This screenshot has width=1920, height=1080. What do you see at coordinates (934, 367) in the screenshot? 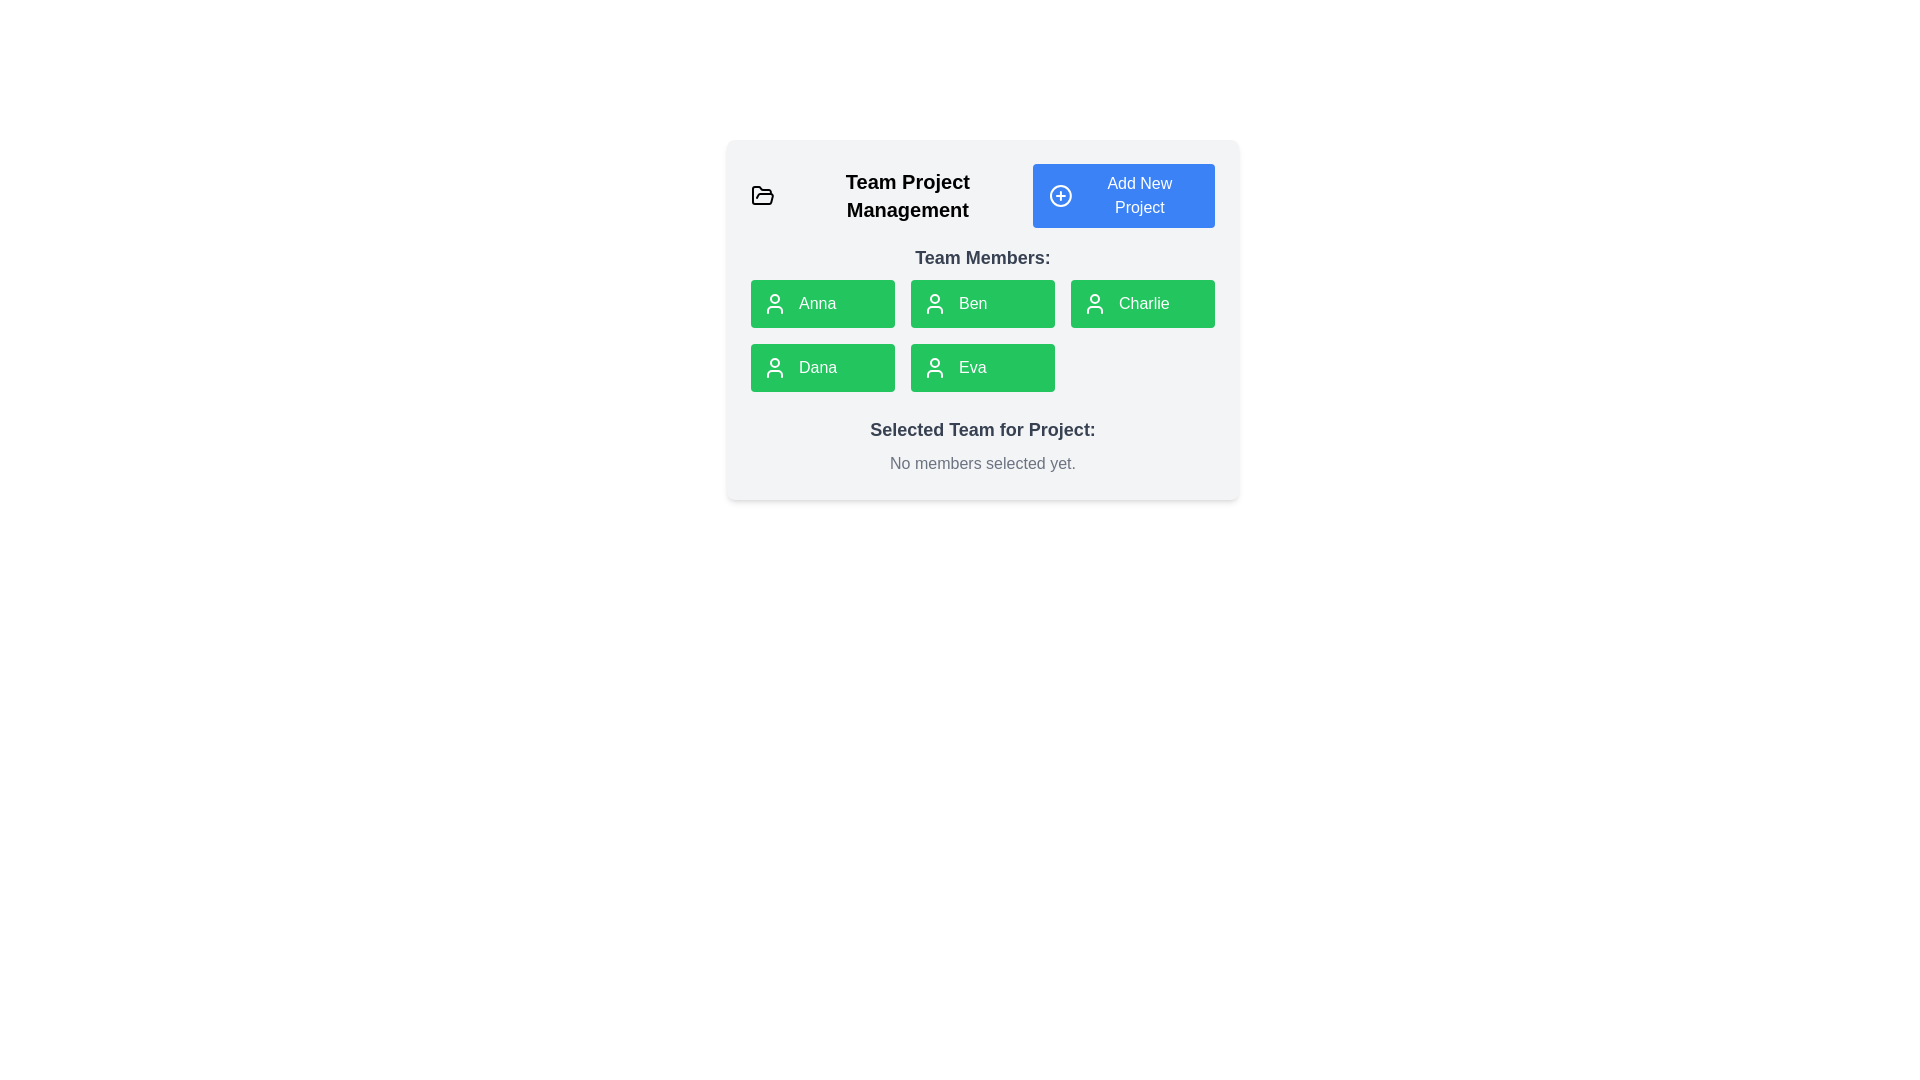
I see `the Profile icon, a small circular decorative SVG element within the green button labeled 'Eva', located at the bottom-right of the 'Team Members' section` at bounding box center [934, 367].